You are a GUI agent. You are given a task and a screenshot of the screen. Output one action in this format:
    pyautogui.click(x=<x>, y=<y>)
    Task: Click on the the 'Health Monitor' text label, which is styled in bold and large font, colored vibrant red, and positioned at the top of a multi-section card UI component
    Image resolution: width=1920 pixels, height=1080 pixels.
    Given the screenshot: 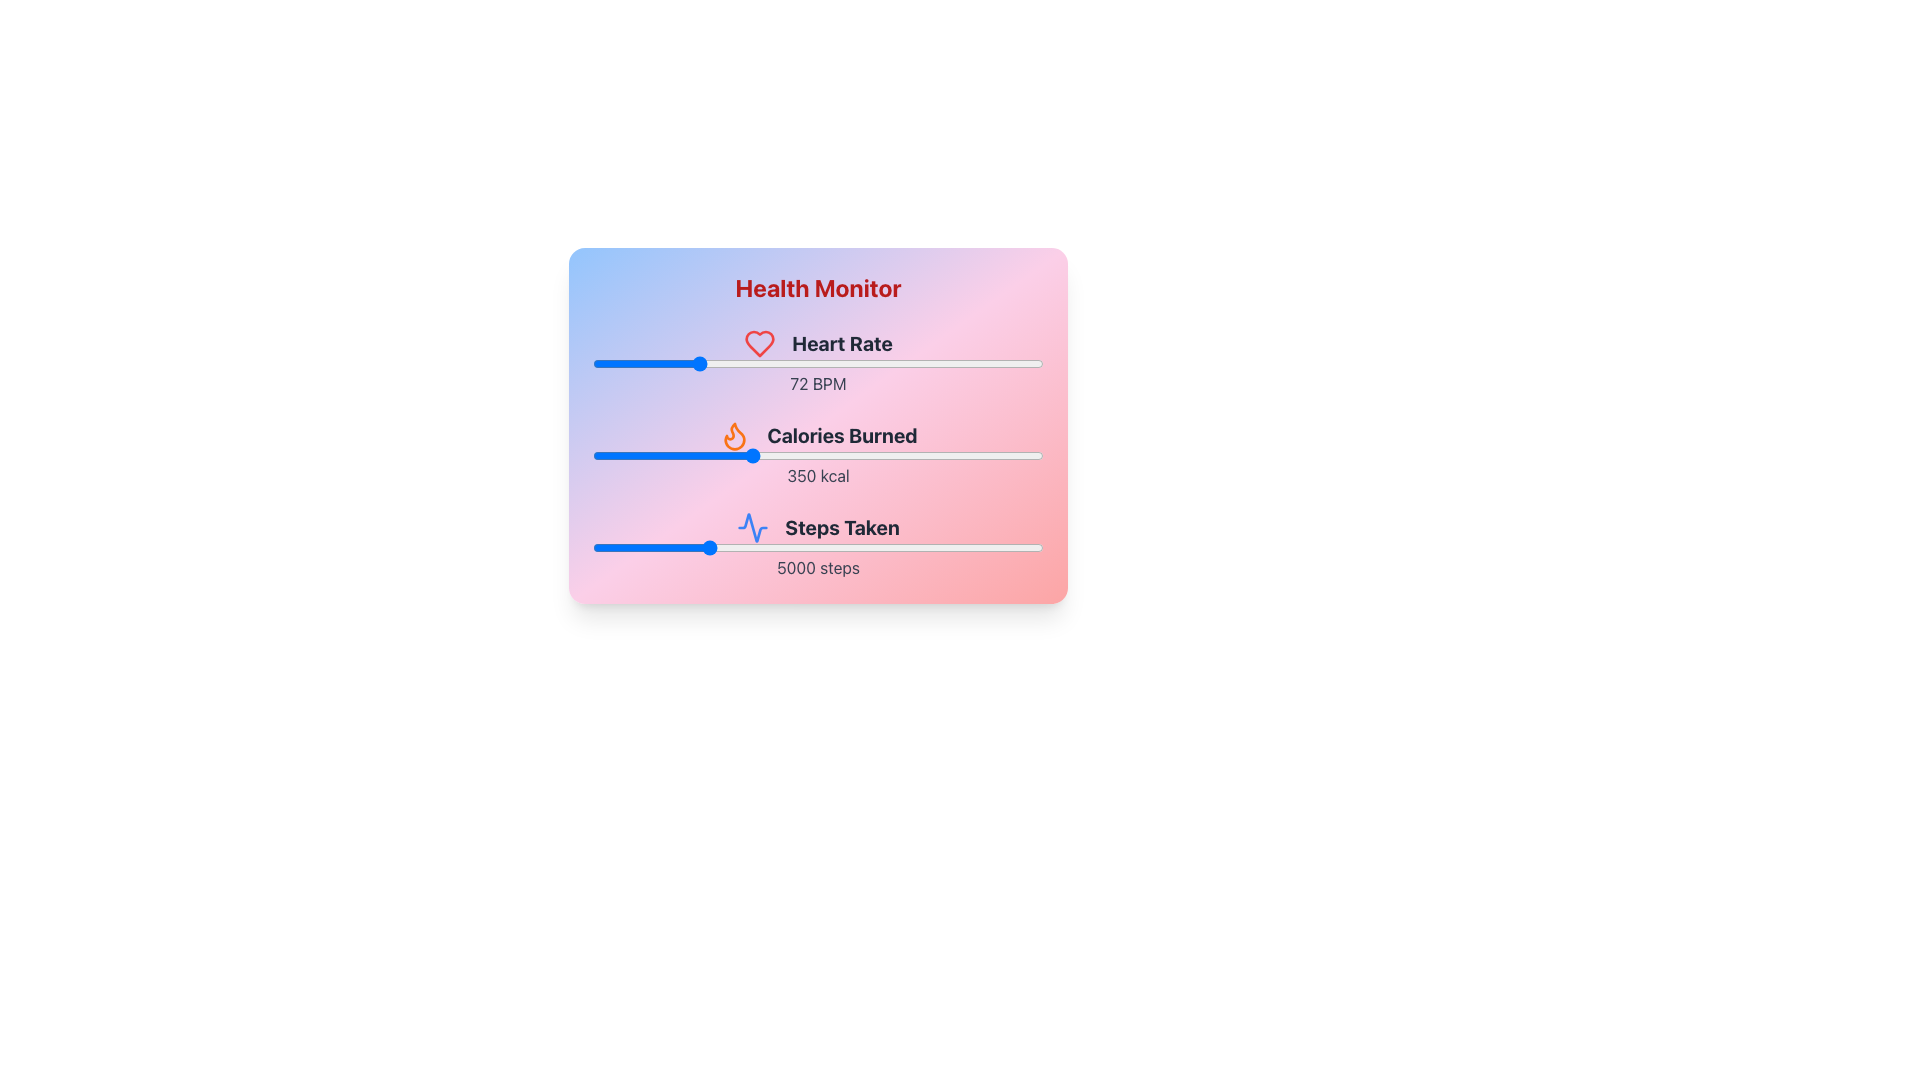 What is the action you would take?
    pyautogui.click(x=818, y=288)
    